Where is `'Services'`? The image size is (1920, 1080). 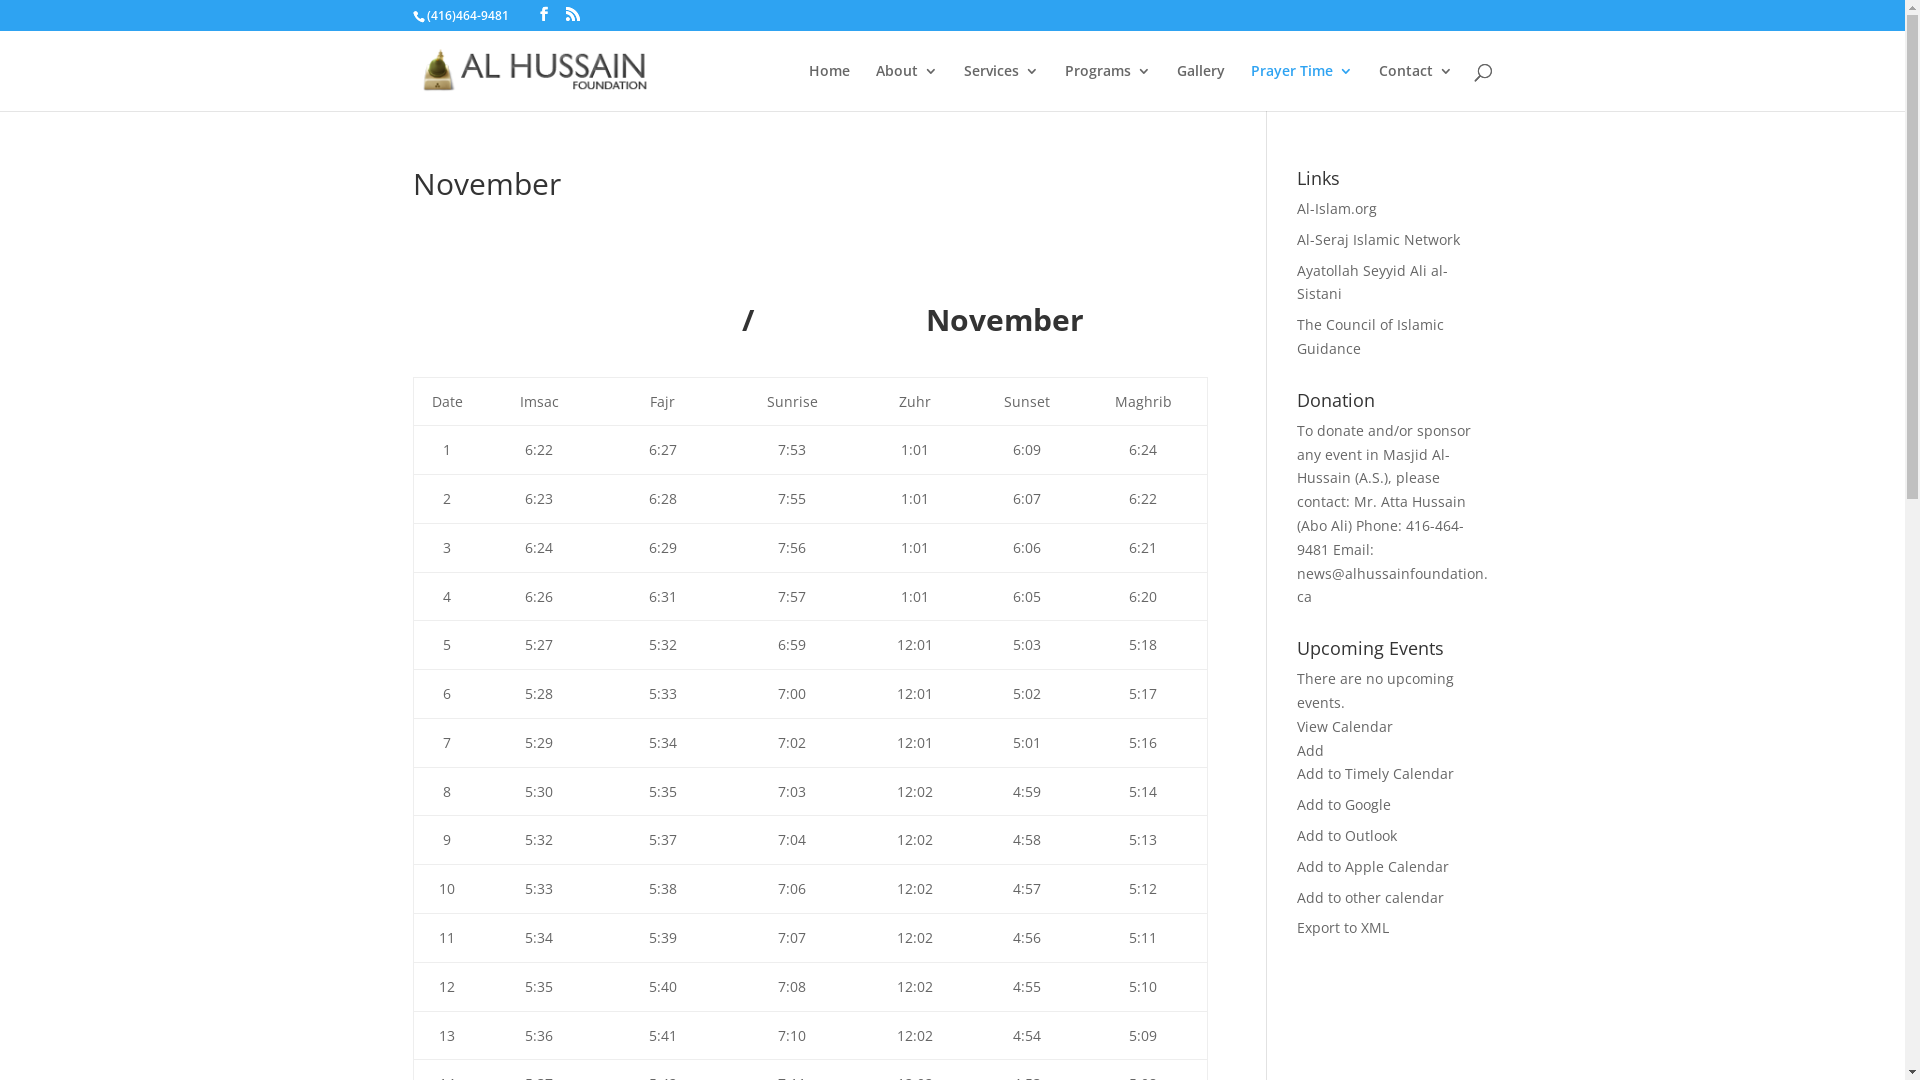
'Services' is located at coordinates (1001, 86).